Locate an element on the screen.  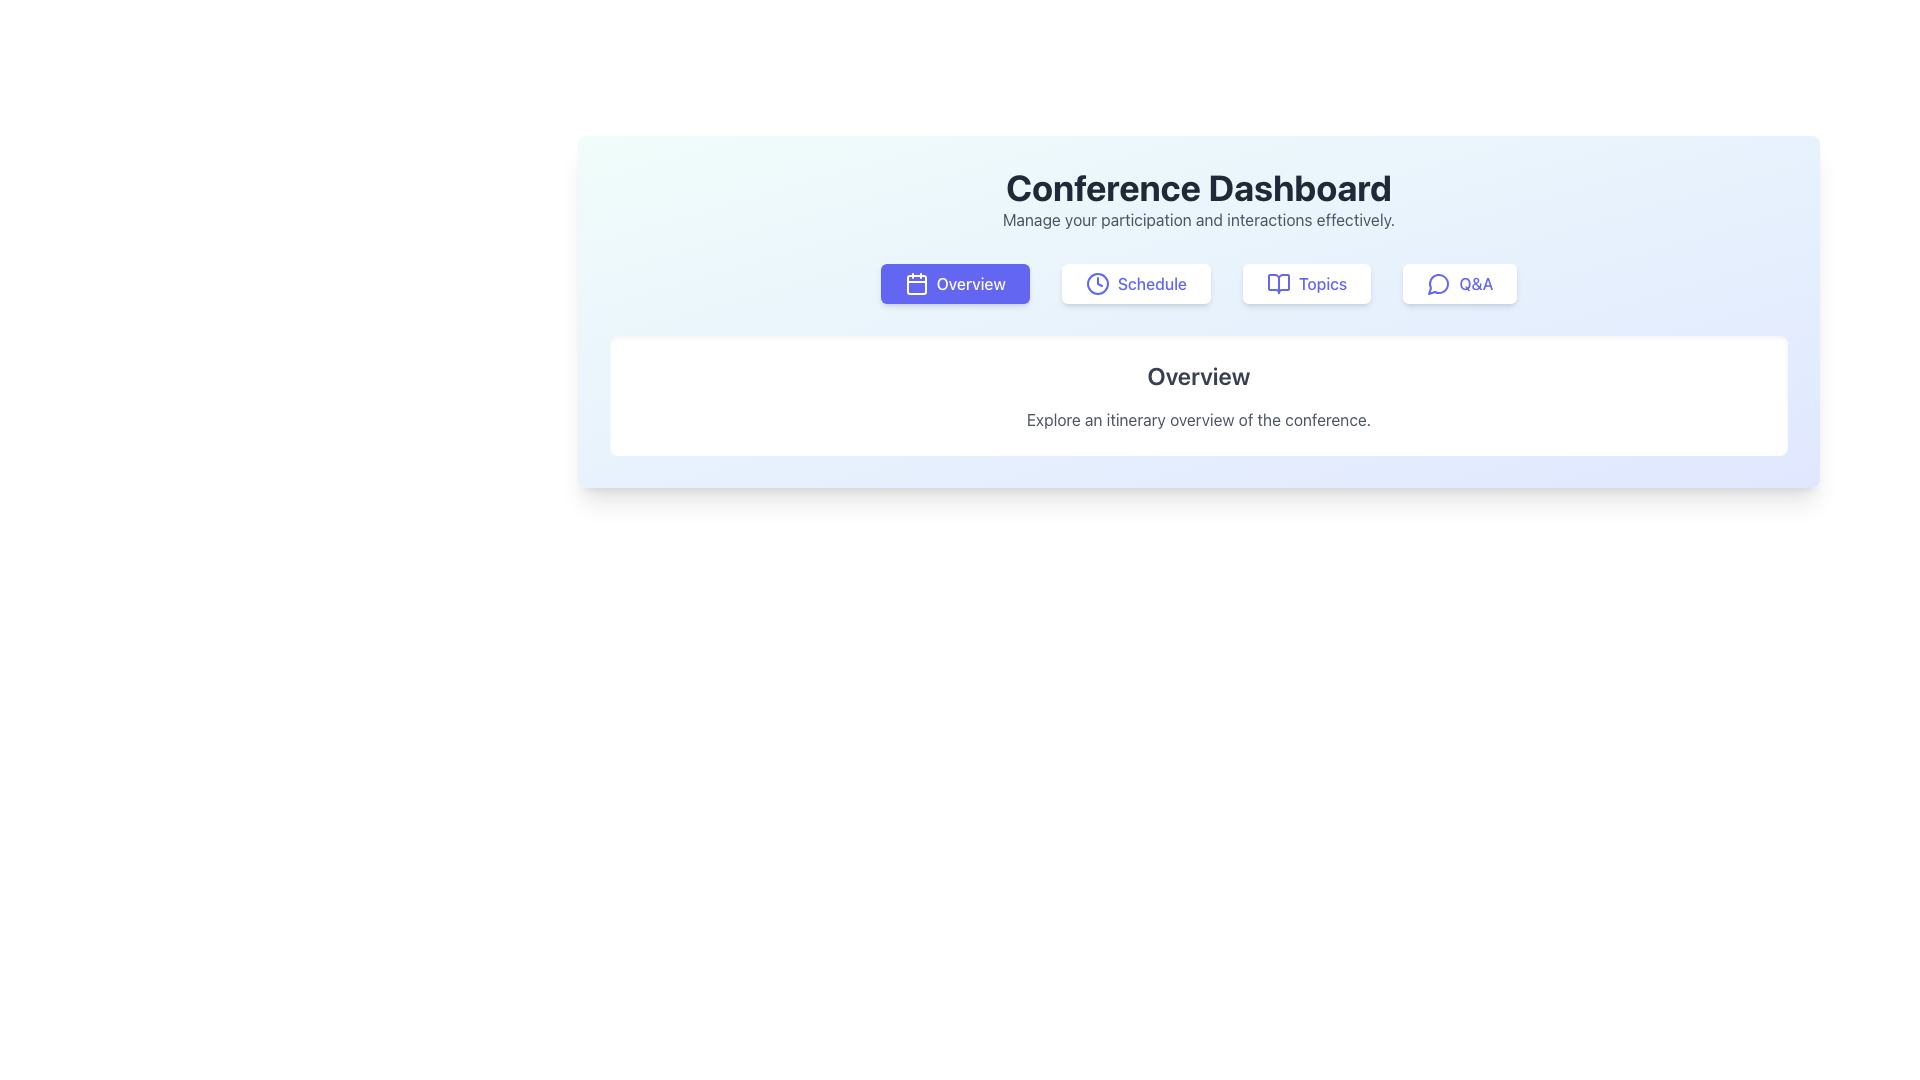
the Navigation Bar which allows users to navigate between 'Overview', 'Schedule', 'Topics', and 'Q&A' is located at coordinates (1199, 284).